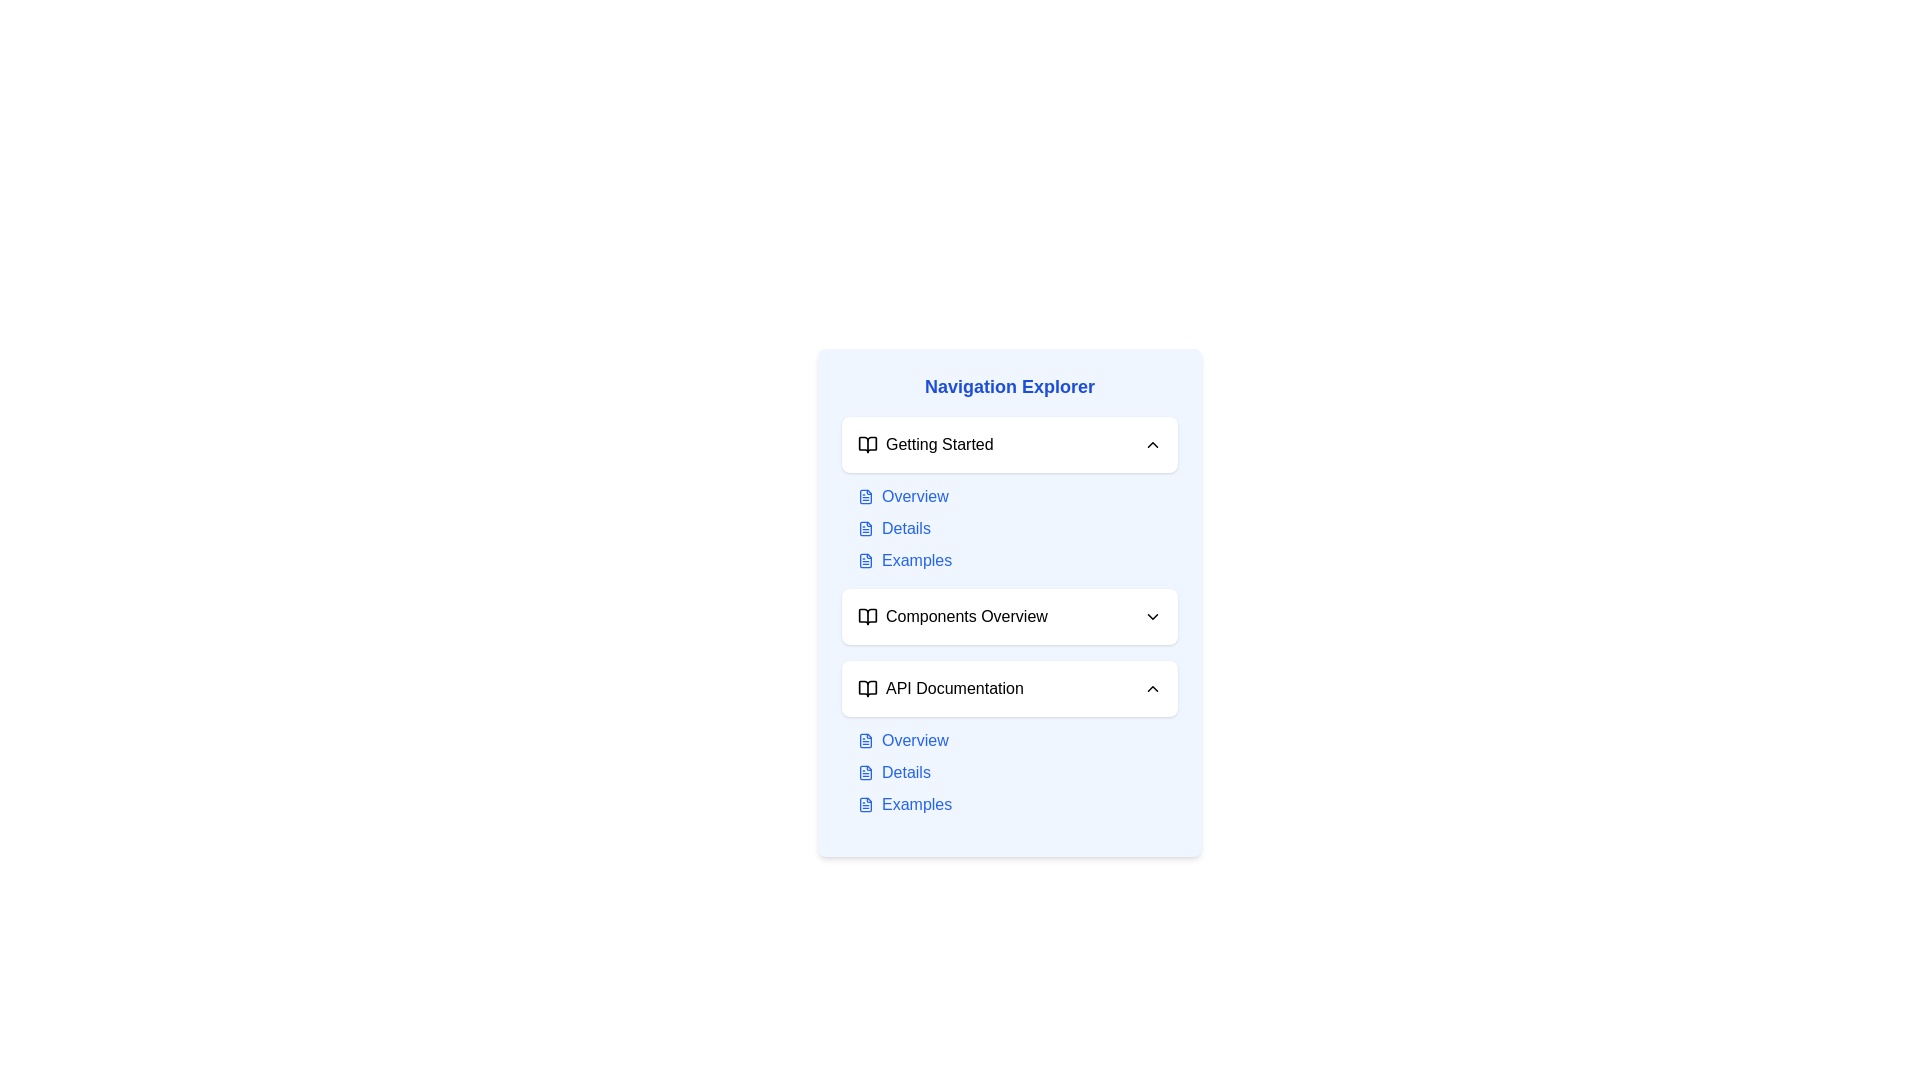 The width and height of the screenshot is (1920, 1080). What do you see at coordinates (868, 443) in the screenshot?
I see `the SVG icon representing the 'Getting Started' section, which is the first icon in the navigation list to the left of the section header` at bounding box center [868, 443].